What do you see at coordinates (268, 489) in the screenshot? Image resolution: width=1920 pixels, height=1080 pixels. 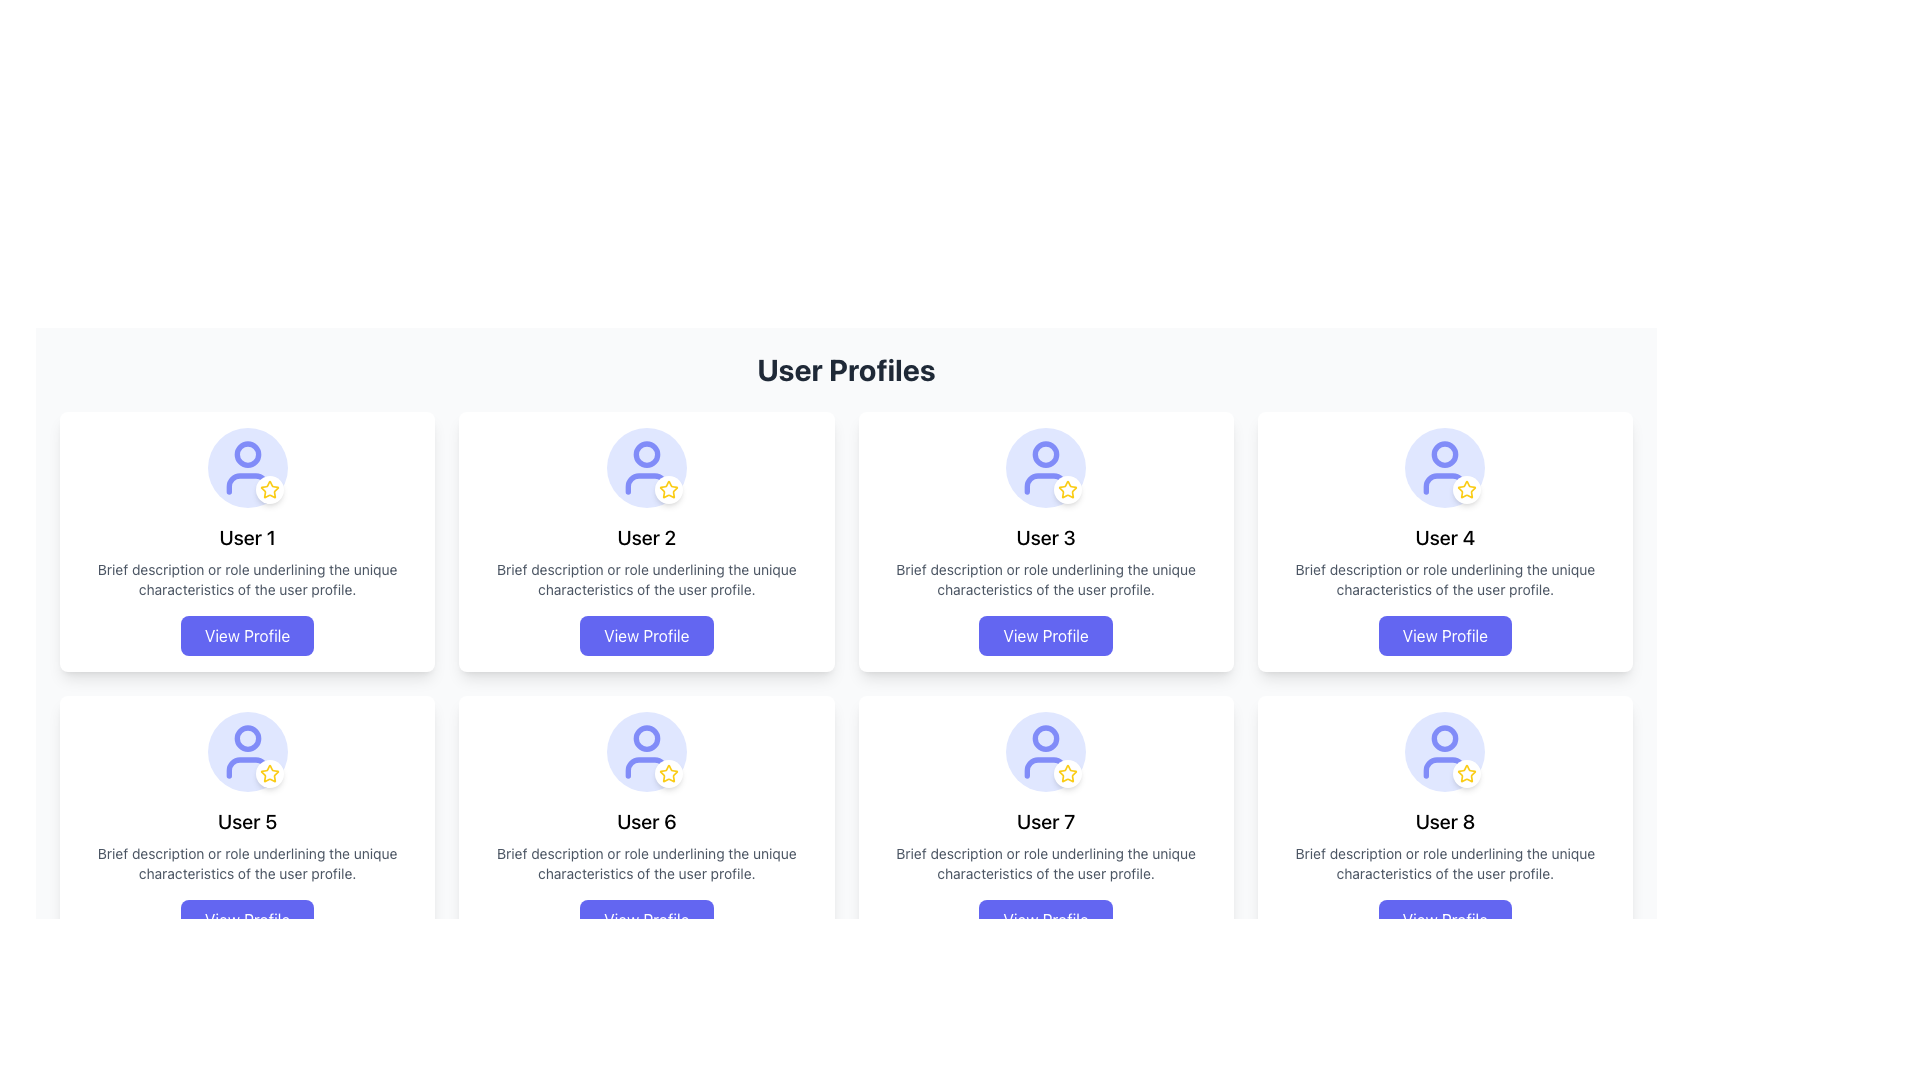 I see `the star icon located in the bottom-right corner of 'User 1's user card to mark it as favorite` at bounding box center [268, 489].